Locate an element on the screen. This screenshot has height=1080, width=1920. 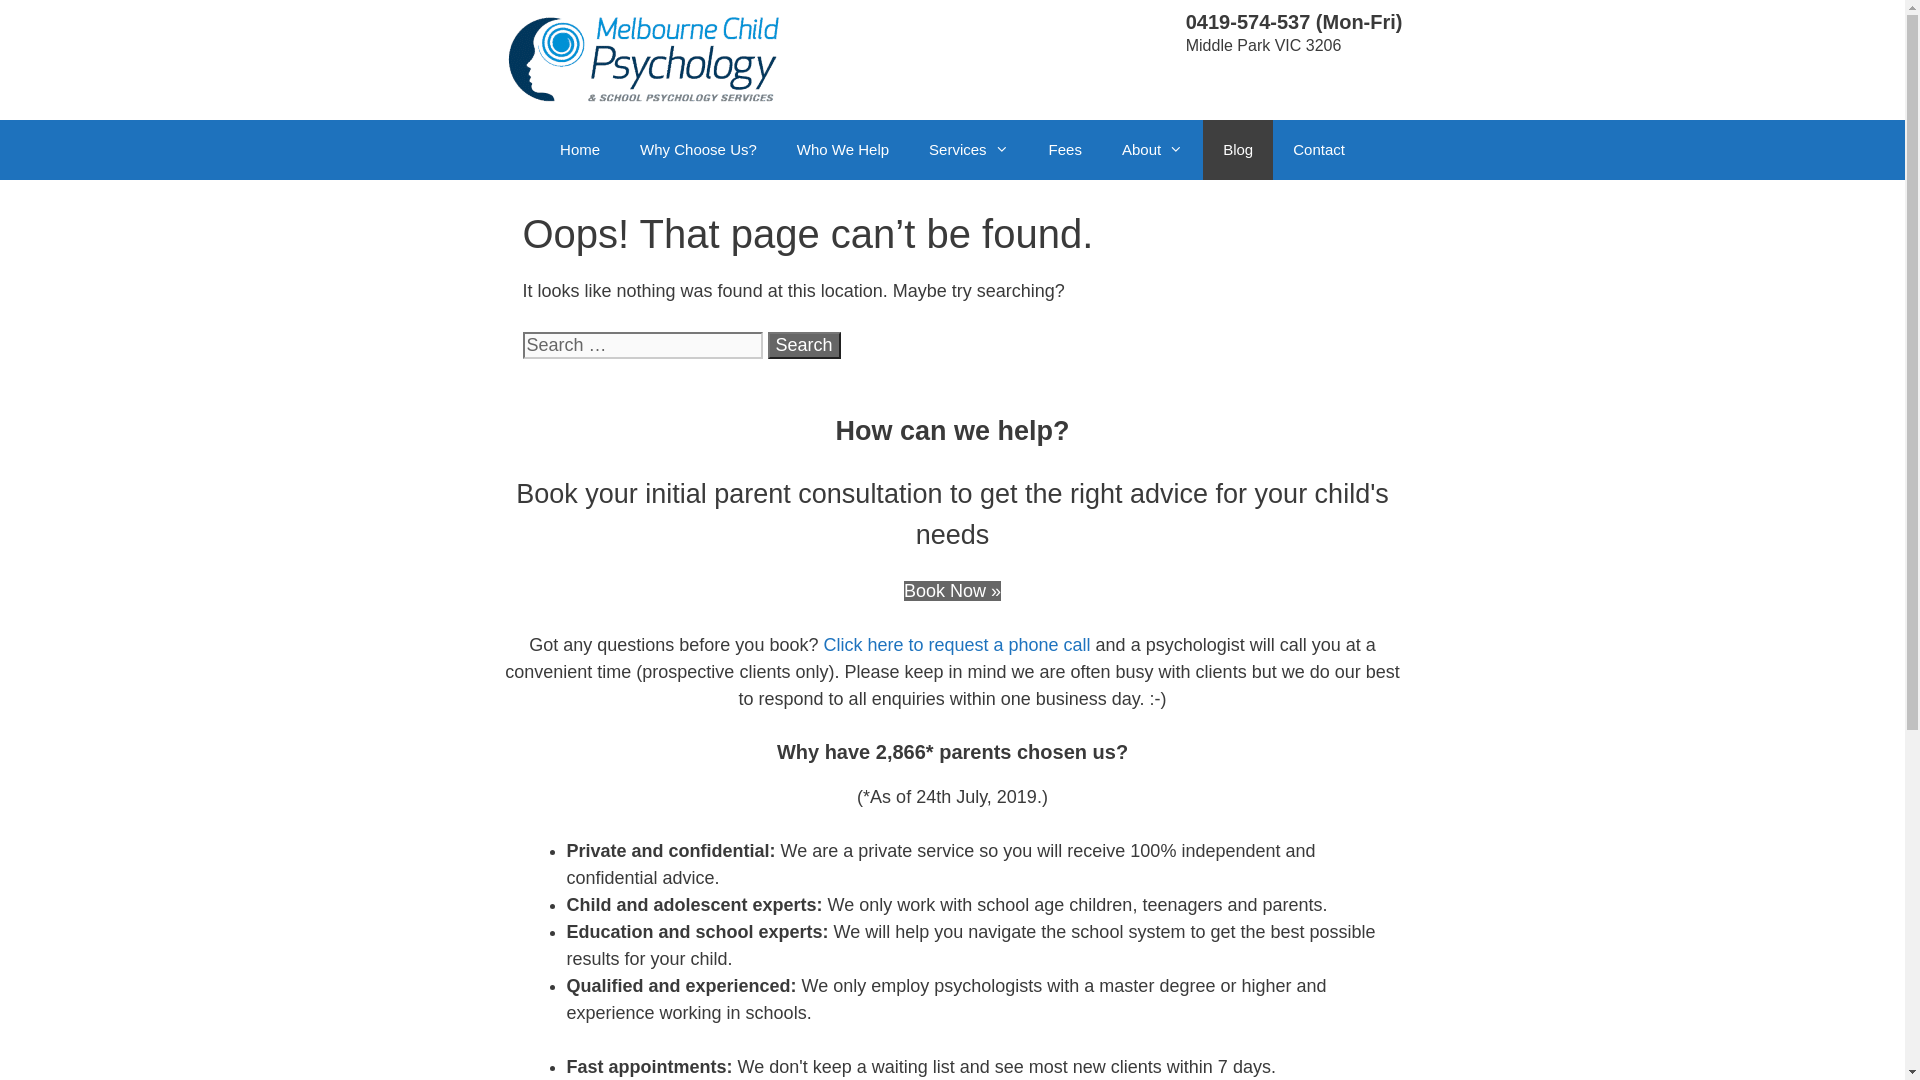
'Fees' is located at coordinates (1028, 149).